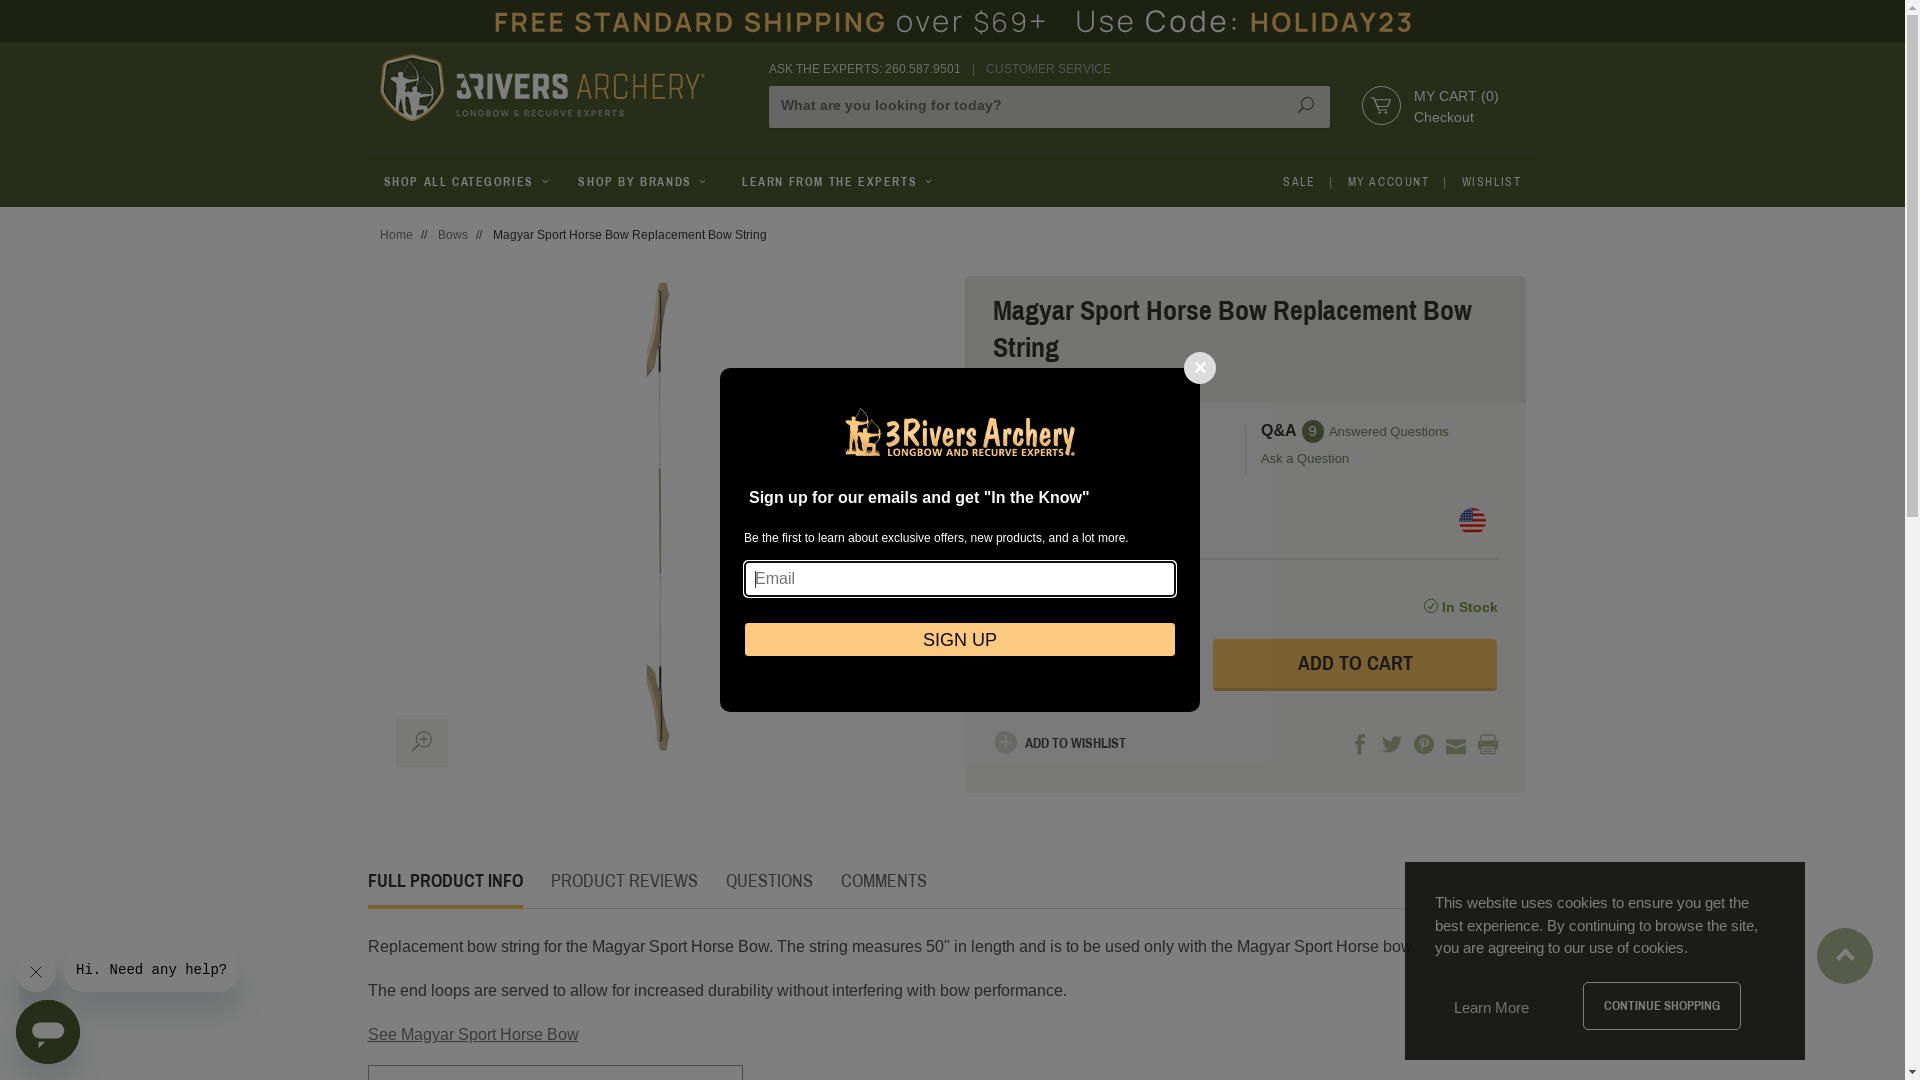 Image resolution: width=1920 pixels, height=1080 pixels. I want to click on 'QUESTIONS', so click(768, 880).